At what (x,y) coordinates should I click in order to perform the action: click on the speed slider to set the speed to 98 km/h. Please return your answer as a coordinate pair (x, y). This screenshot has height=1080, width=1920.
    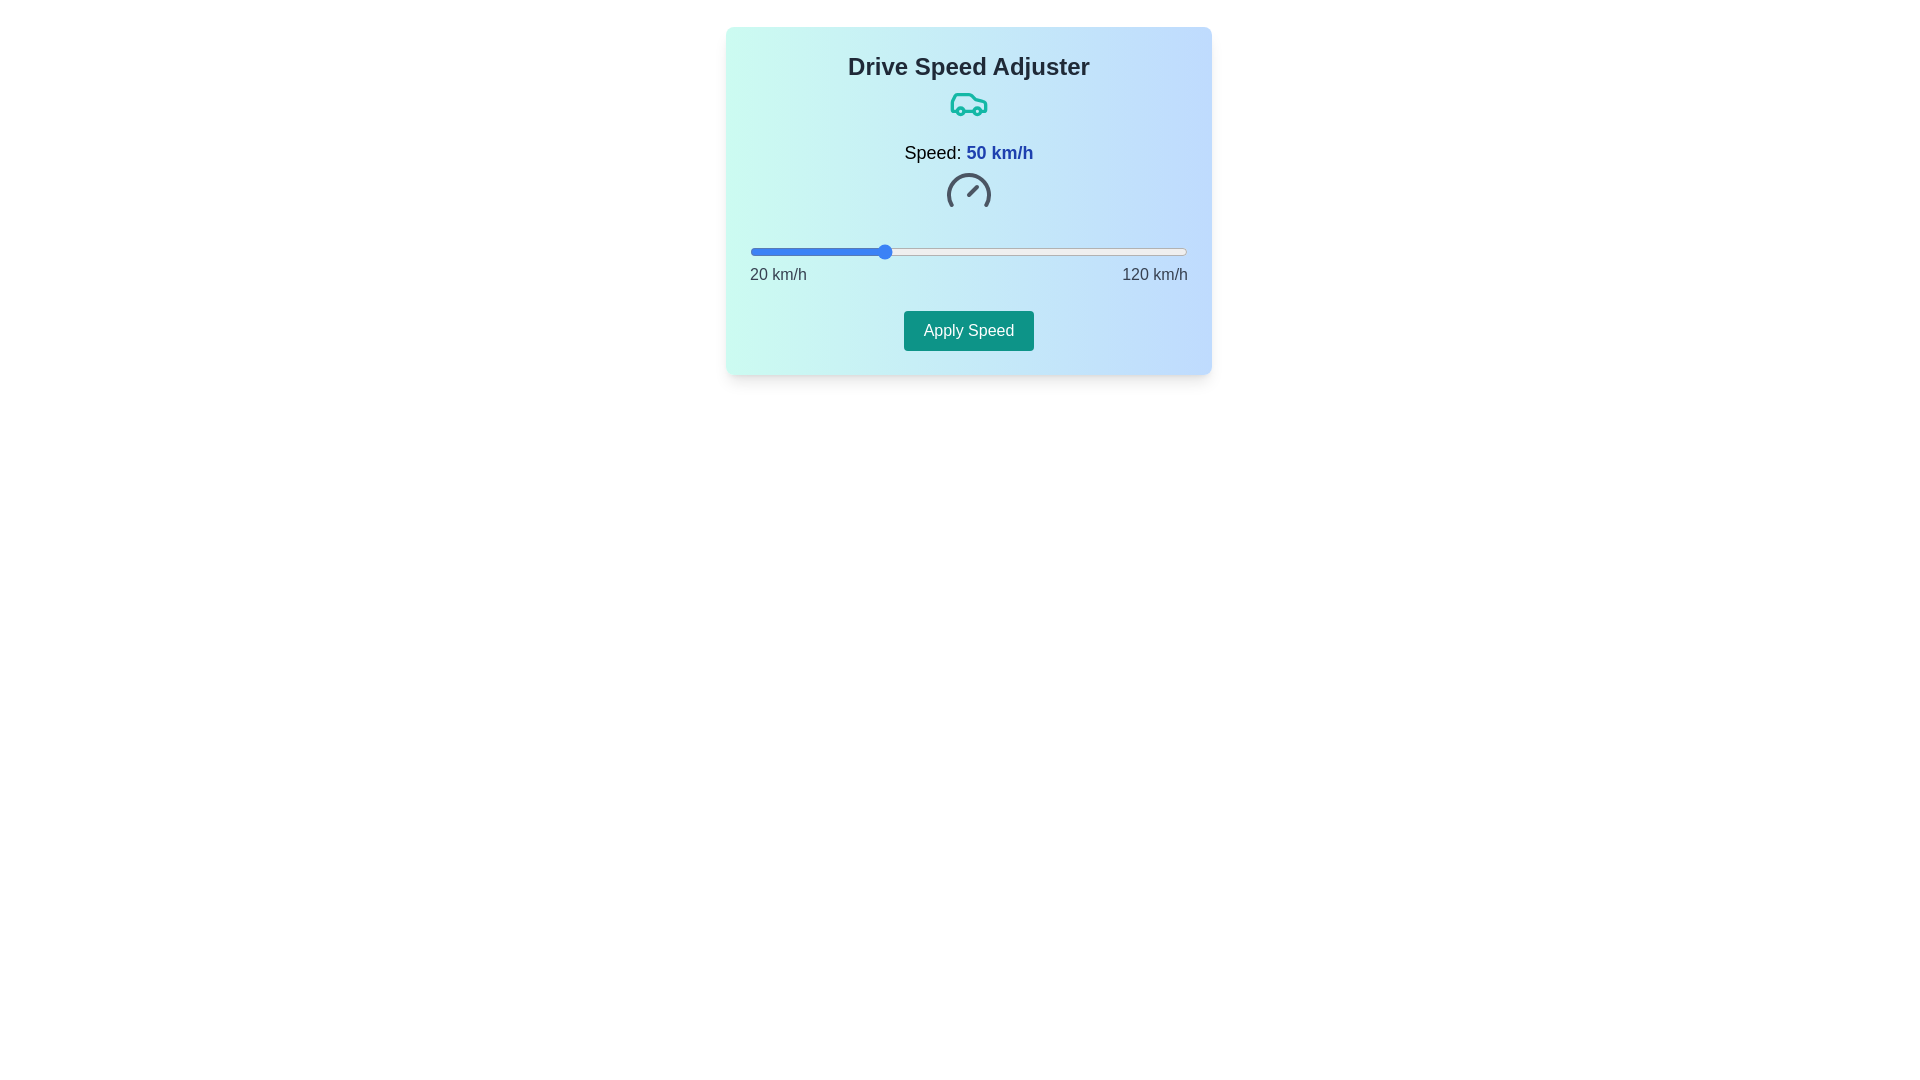
    Looking at the image, I should click on (1090, 250).